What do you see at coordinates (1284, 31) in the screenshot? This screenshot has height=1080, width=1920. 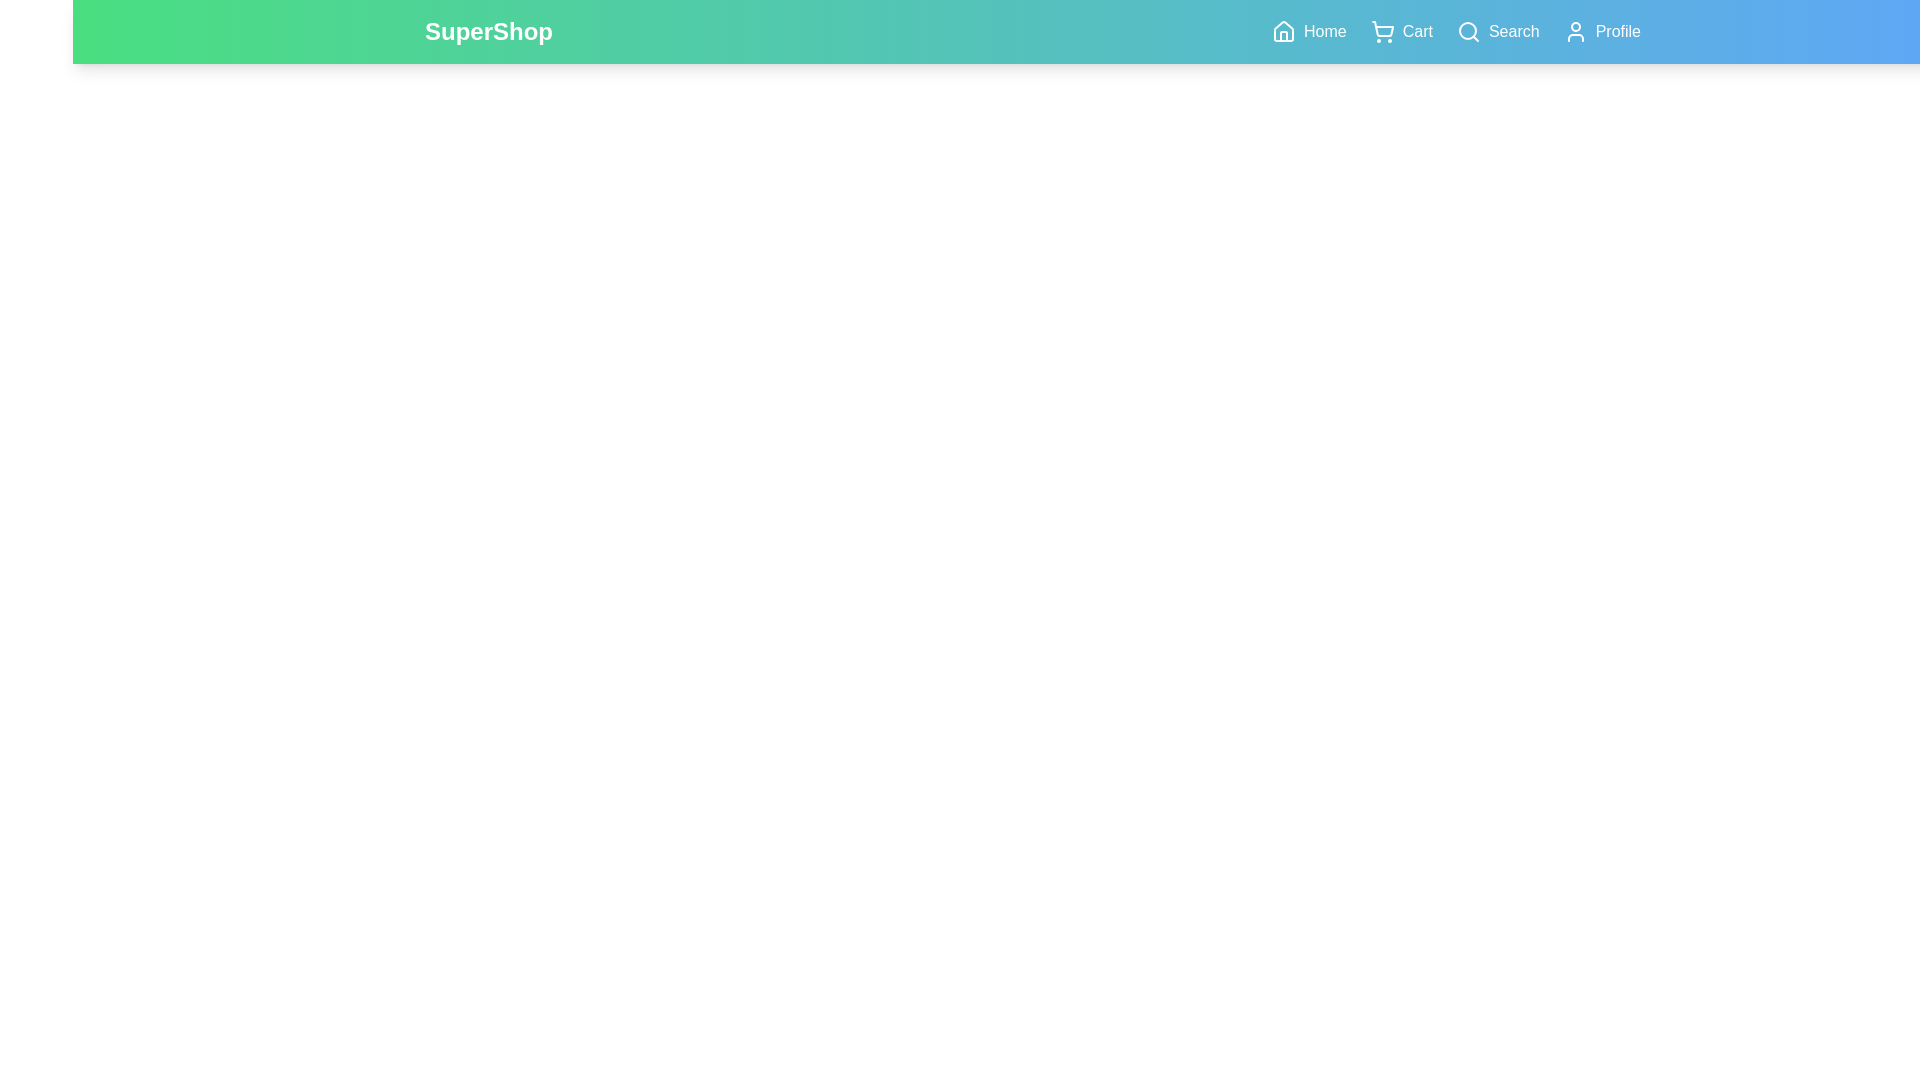 I see `the house icon in the navigation bar, which serves as the 'Home' button` at bounding box center [1284, 31].